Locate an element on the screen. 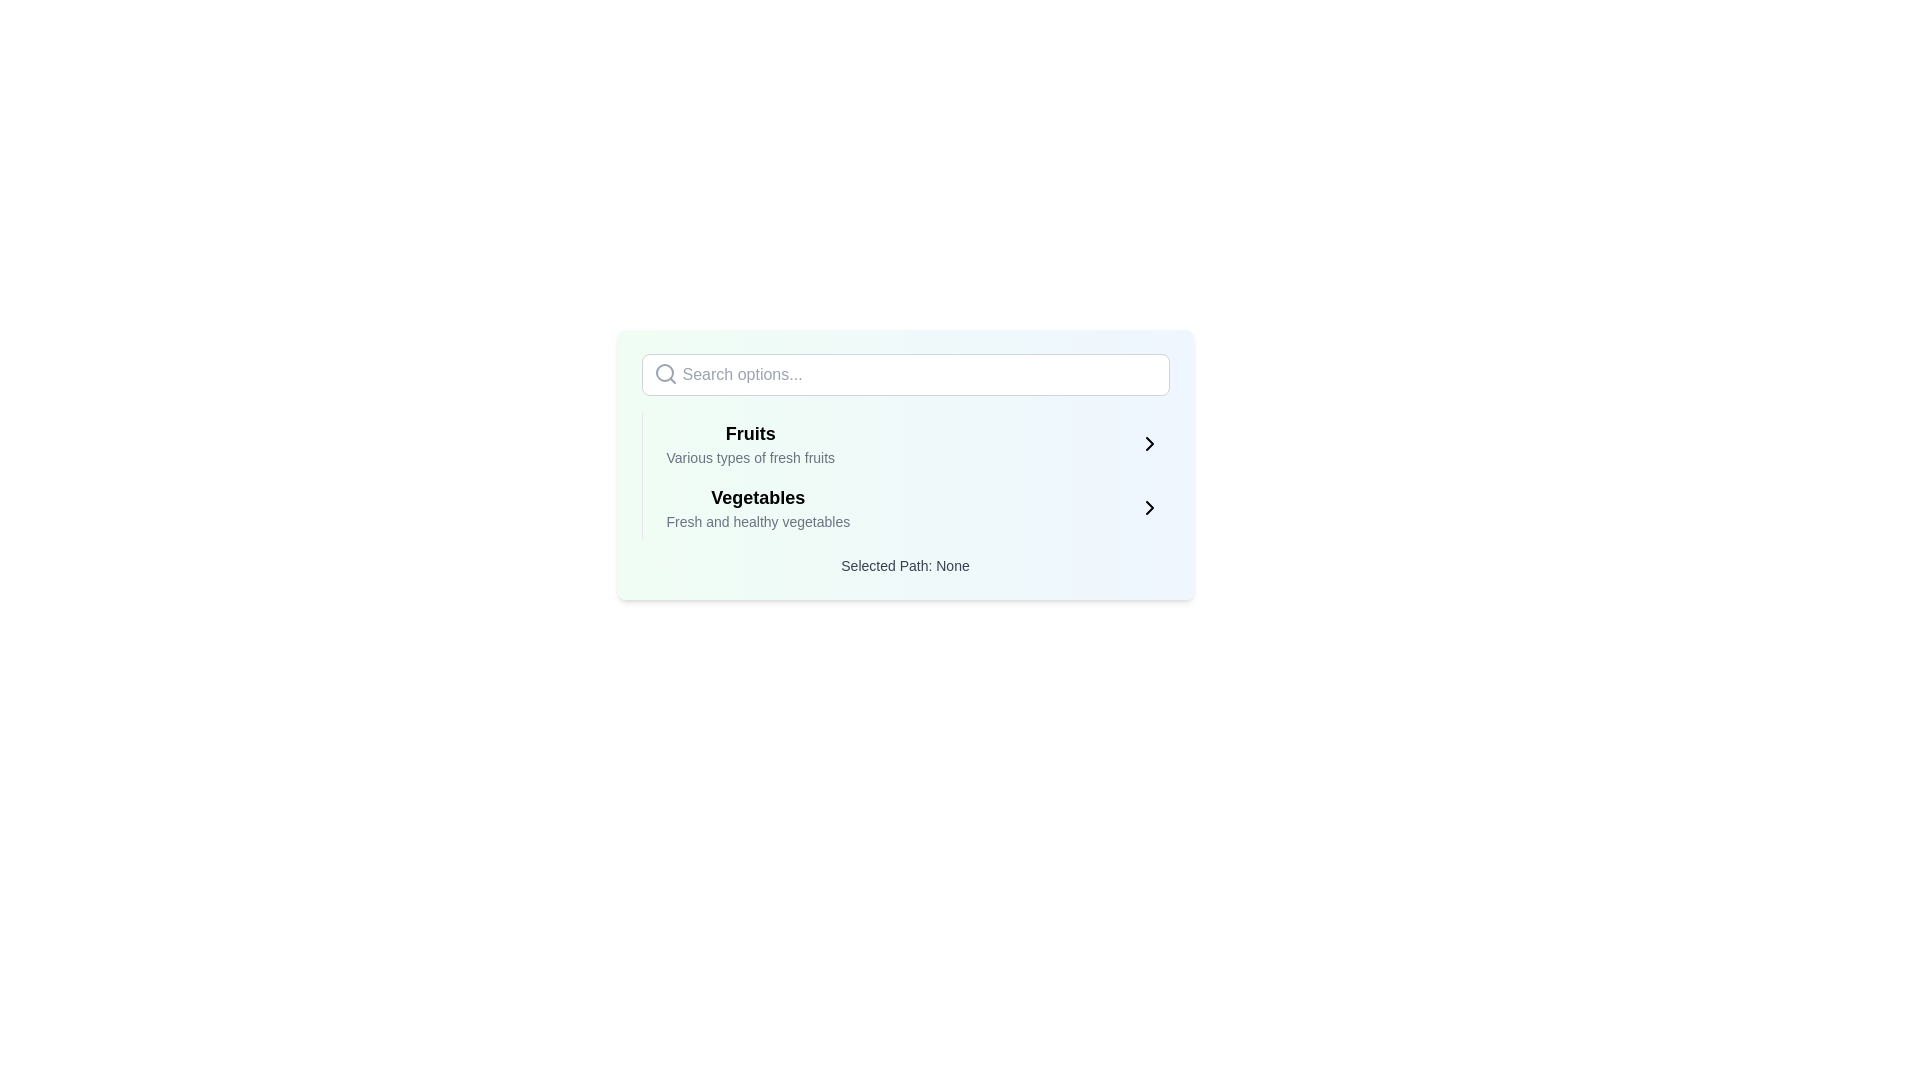  the right-pointing chevron icon indicating expandable options for the 'Fruits' section is located at coordinates (1149, 442).